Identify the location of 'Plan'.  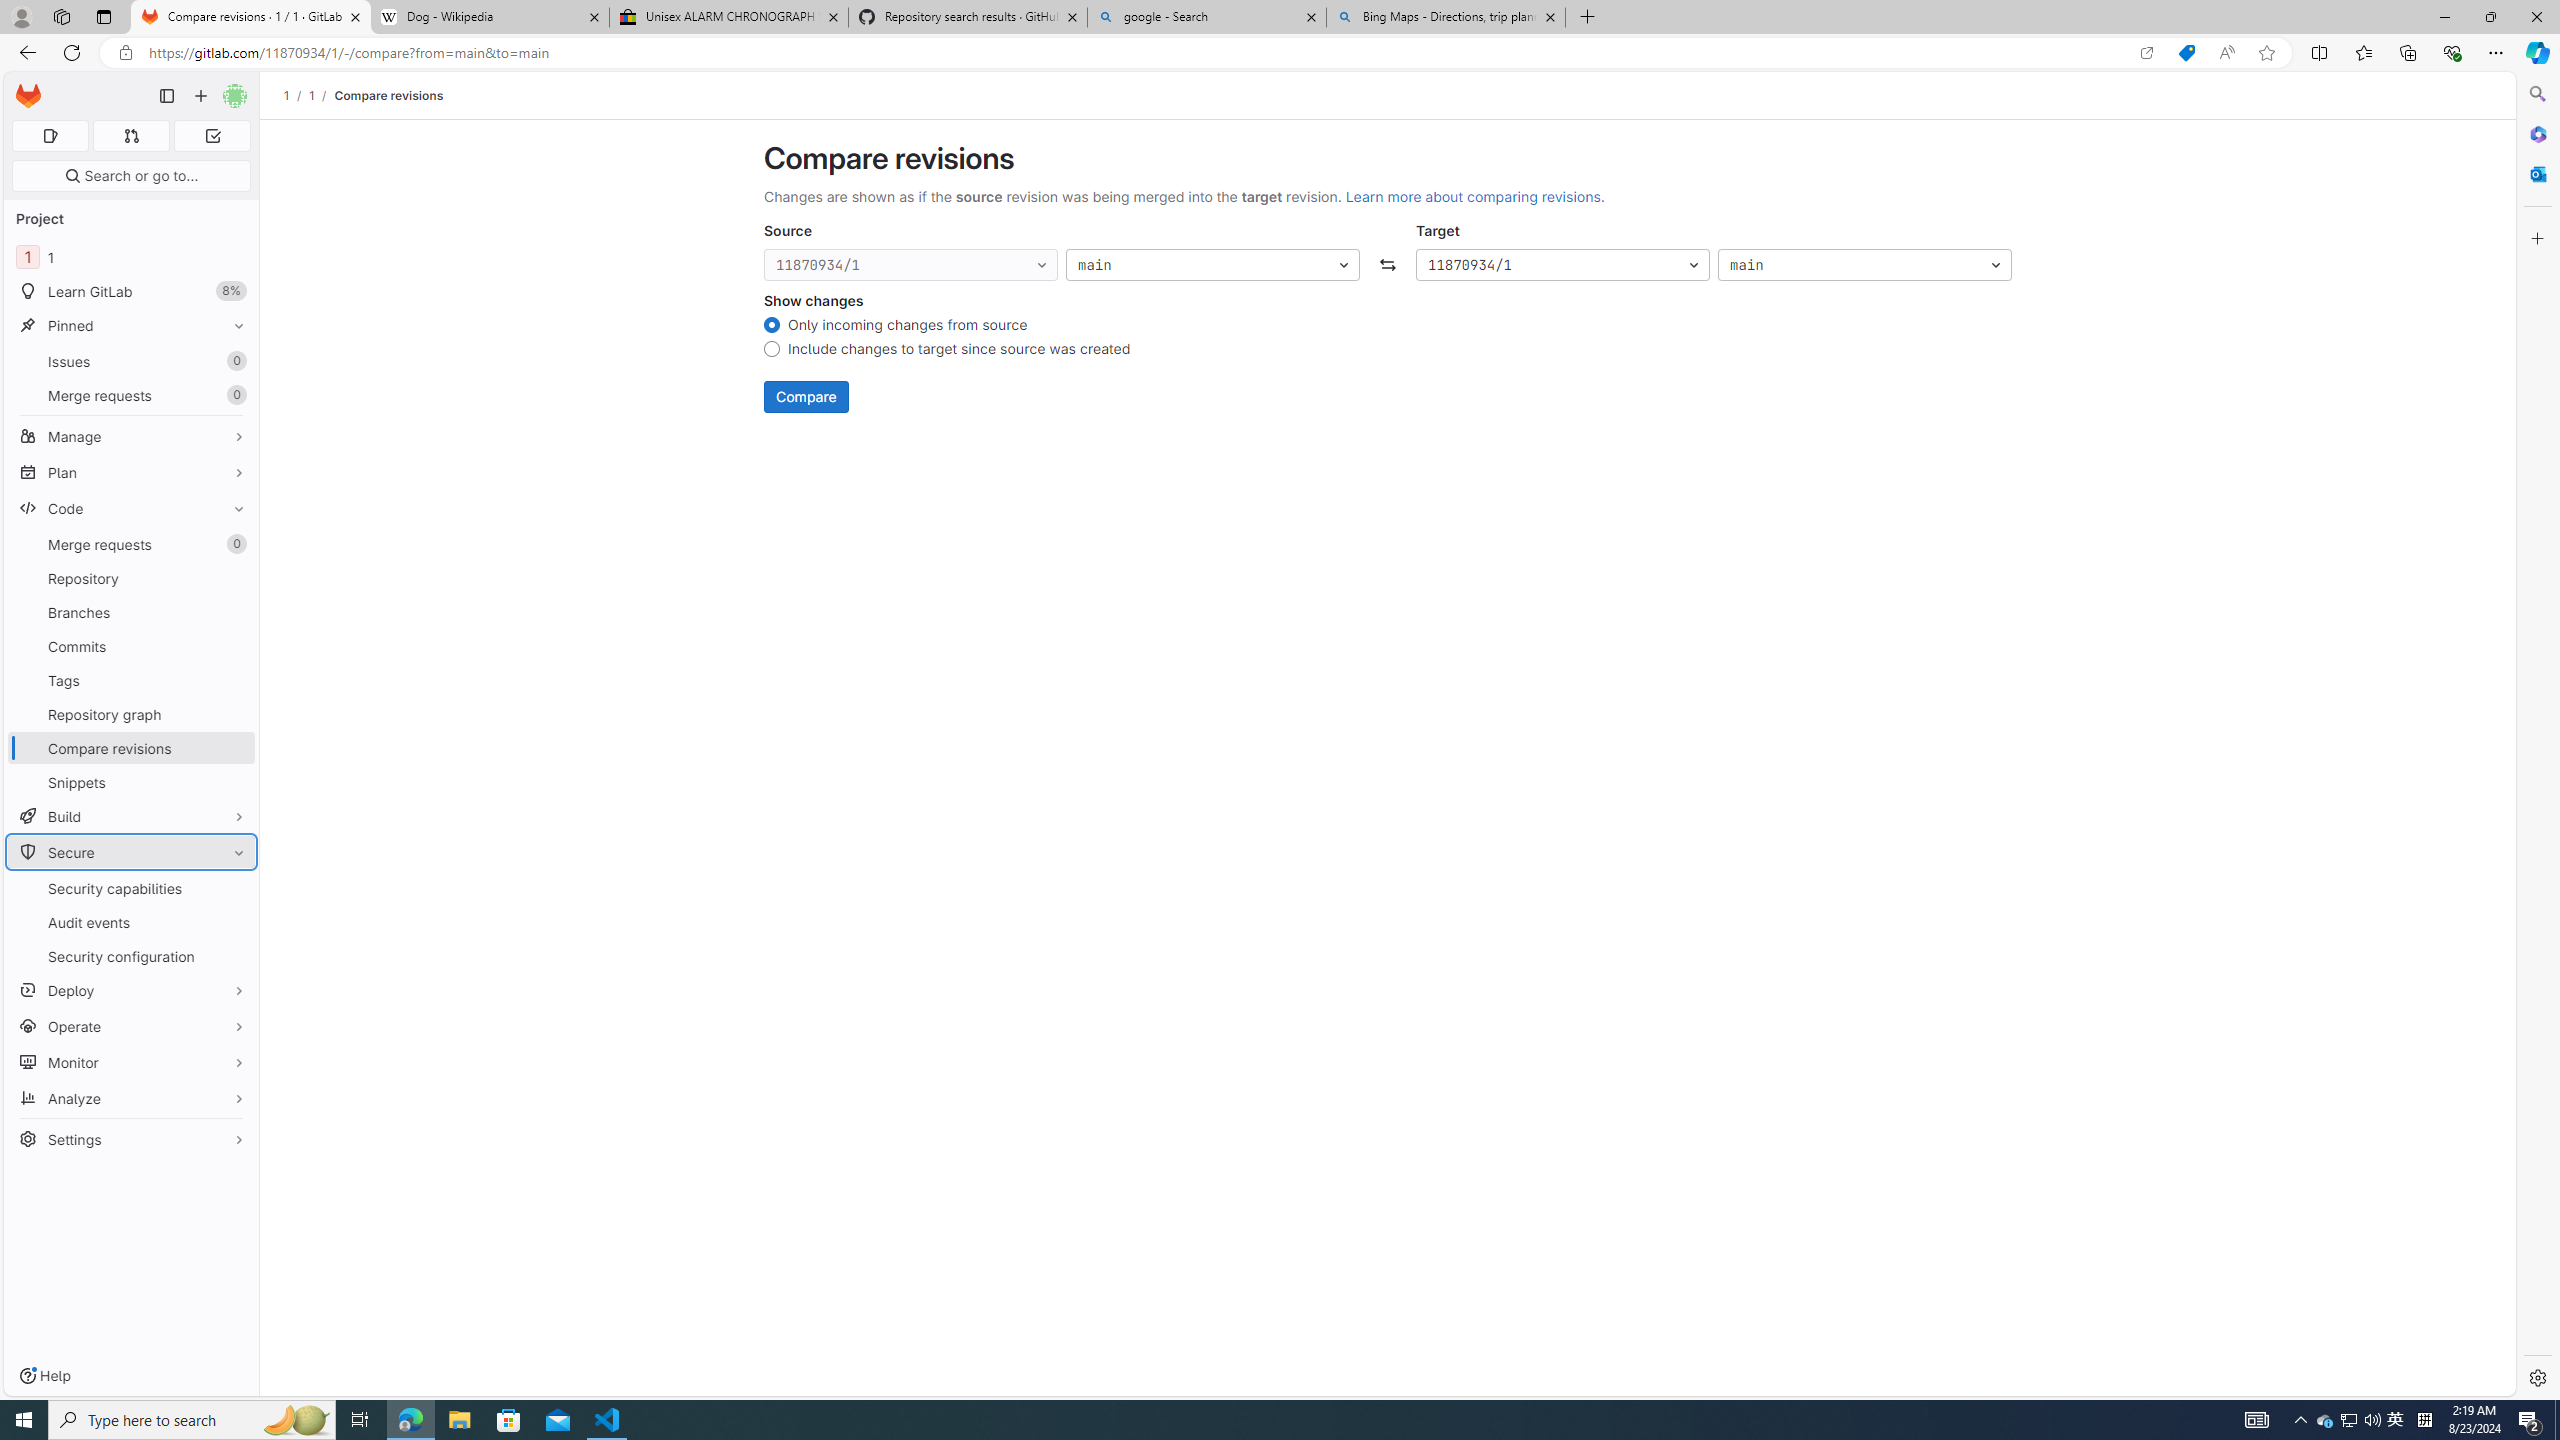
(130, 472).